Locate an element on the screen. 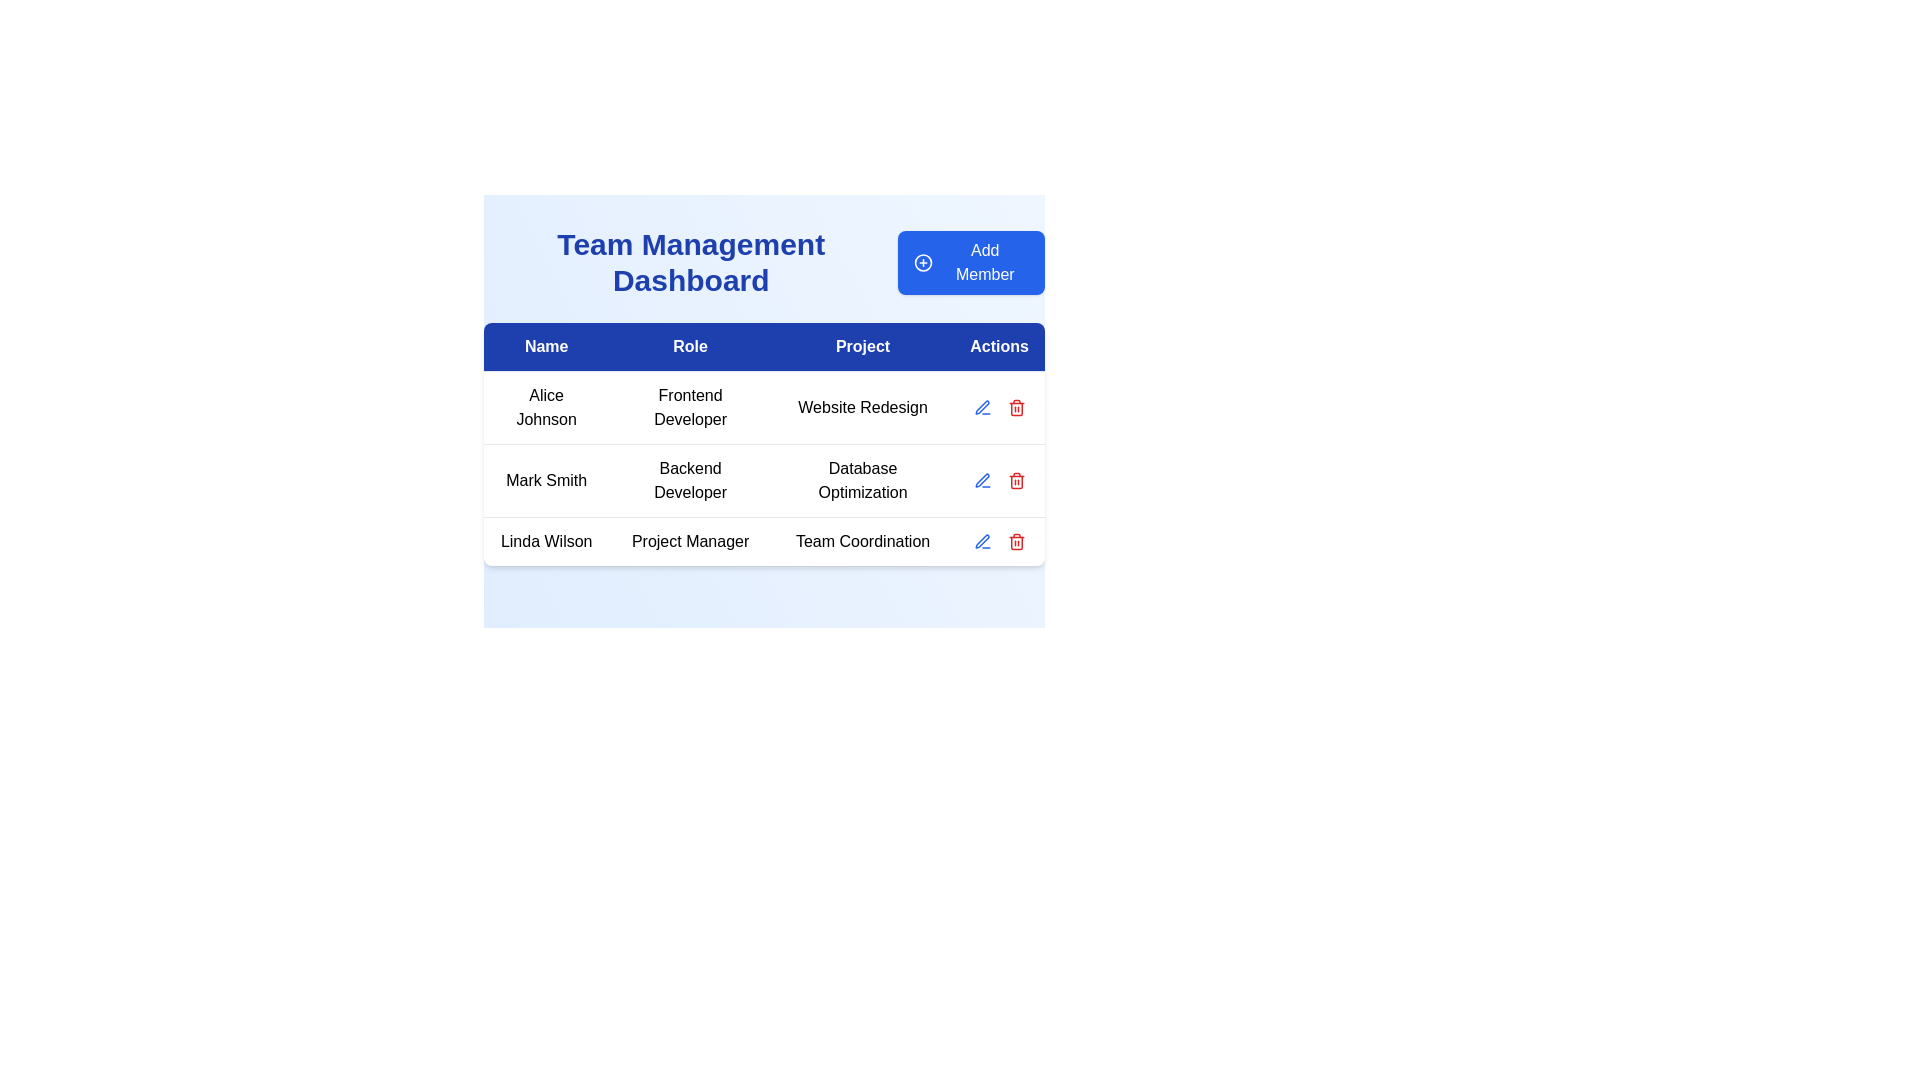 This screenshot has width=1920, height=1080. the first row of the table is located at coordinates (763, 407).